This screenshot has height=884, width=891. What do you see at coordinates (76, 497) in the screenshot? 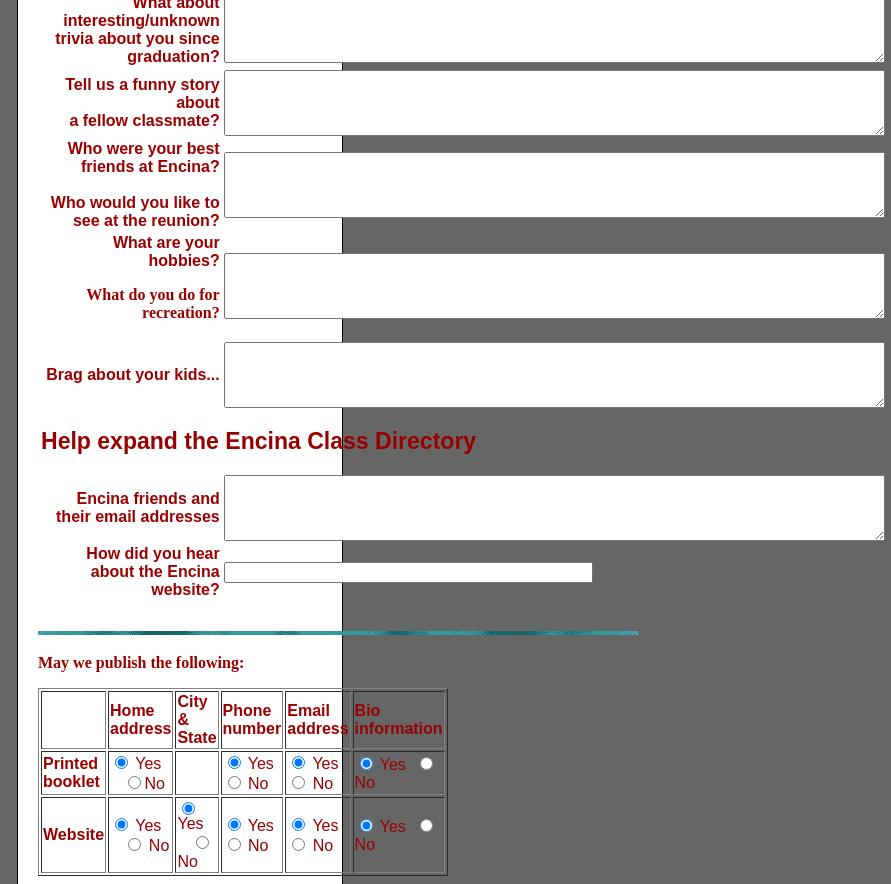
I see `'Encina friends and'` at bounding box center [76, 497].